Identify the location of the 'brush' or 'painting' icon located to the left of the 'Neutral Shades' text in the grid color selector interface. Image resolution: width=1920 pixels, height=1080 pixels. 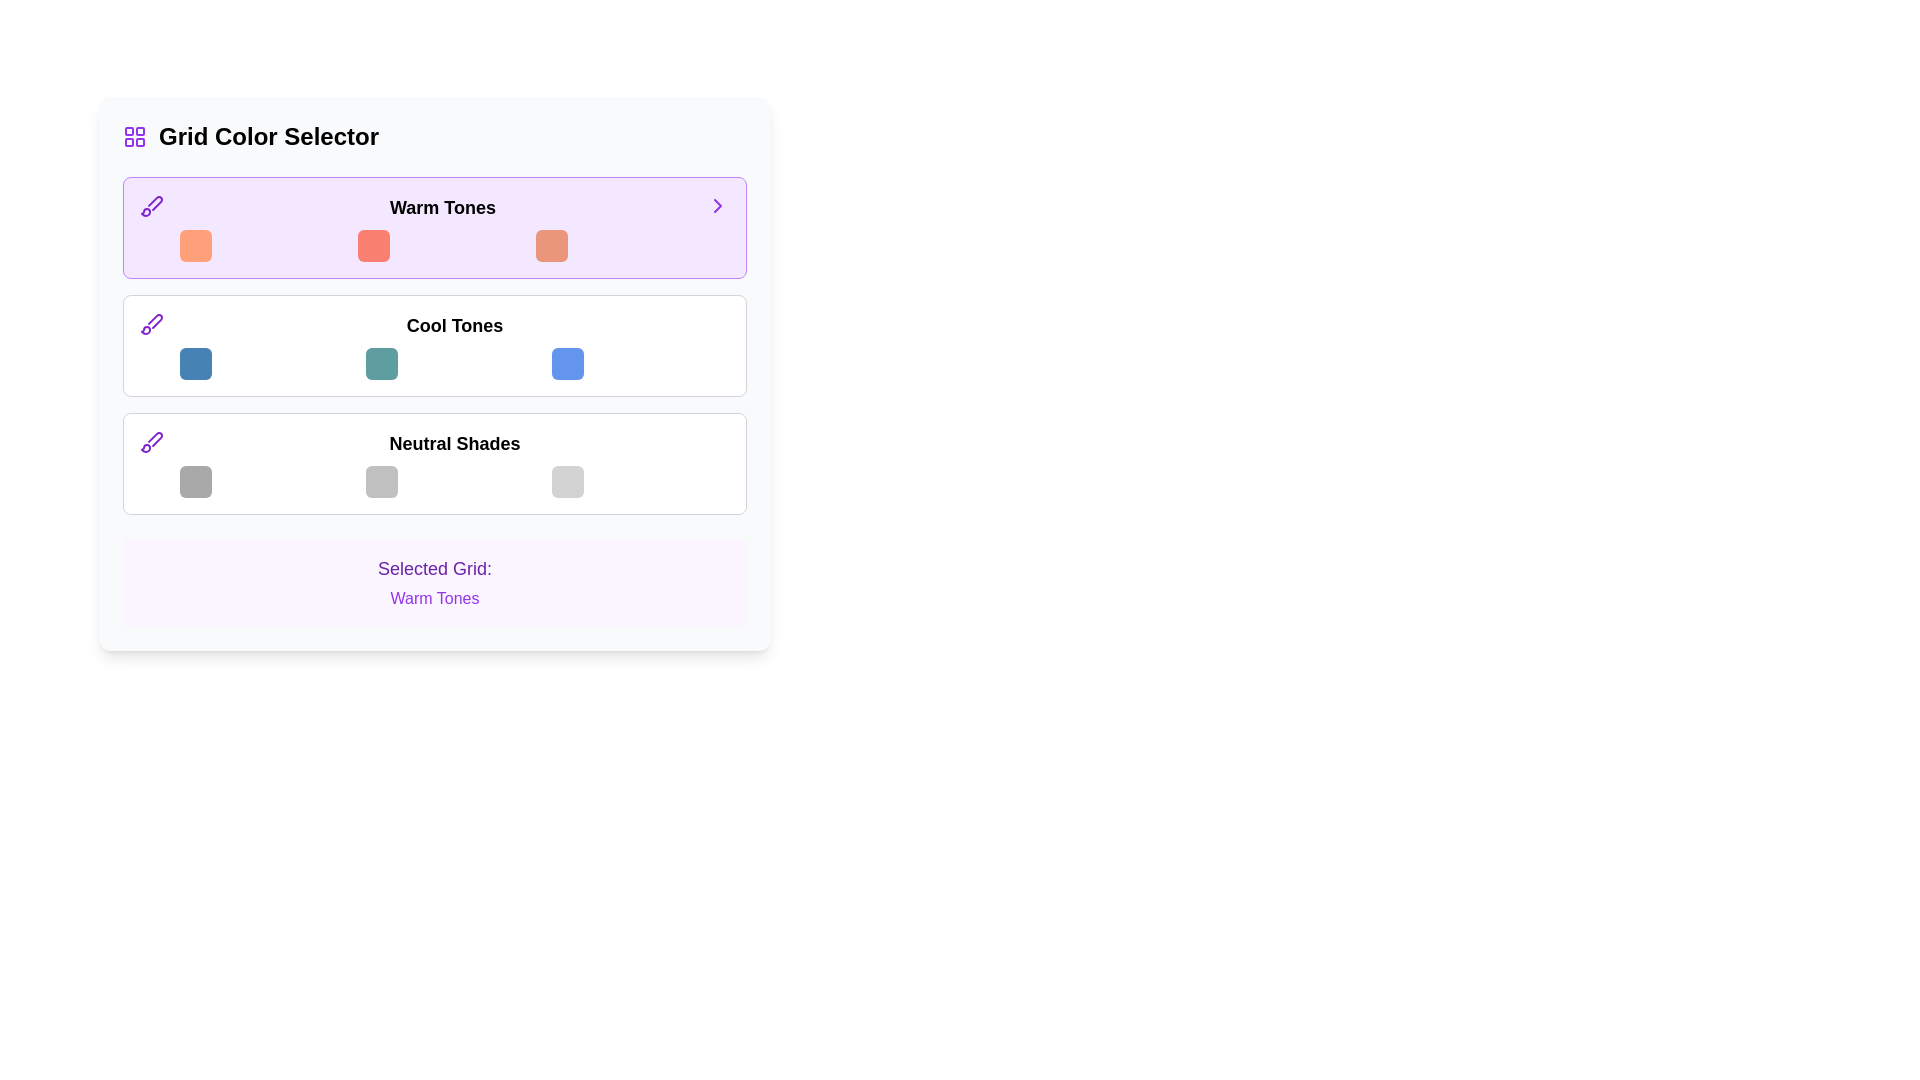
(151, 441).